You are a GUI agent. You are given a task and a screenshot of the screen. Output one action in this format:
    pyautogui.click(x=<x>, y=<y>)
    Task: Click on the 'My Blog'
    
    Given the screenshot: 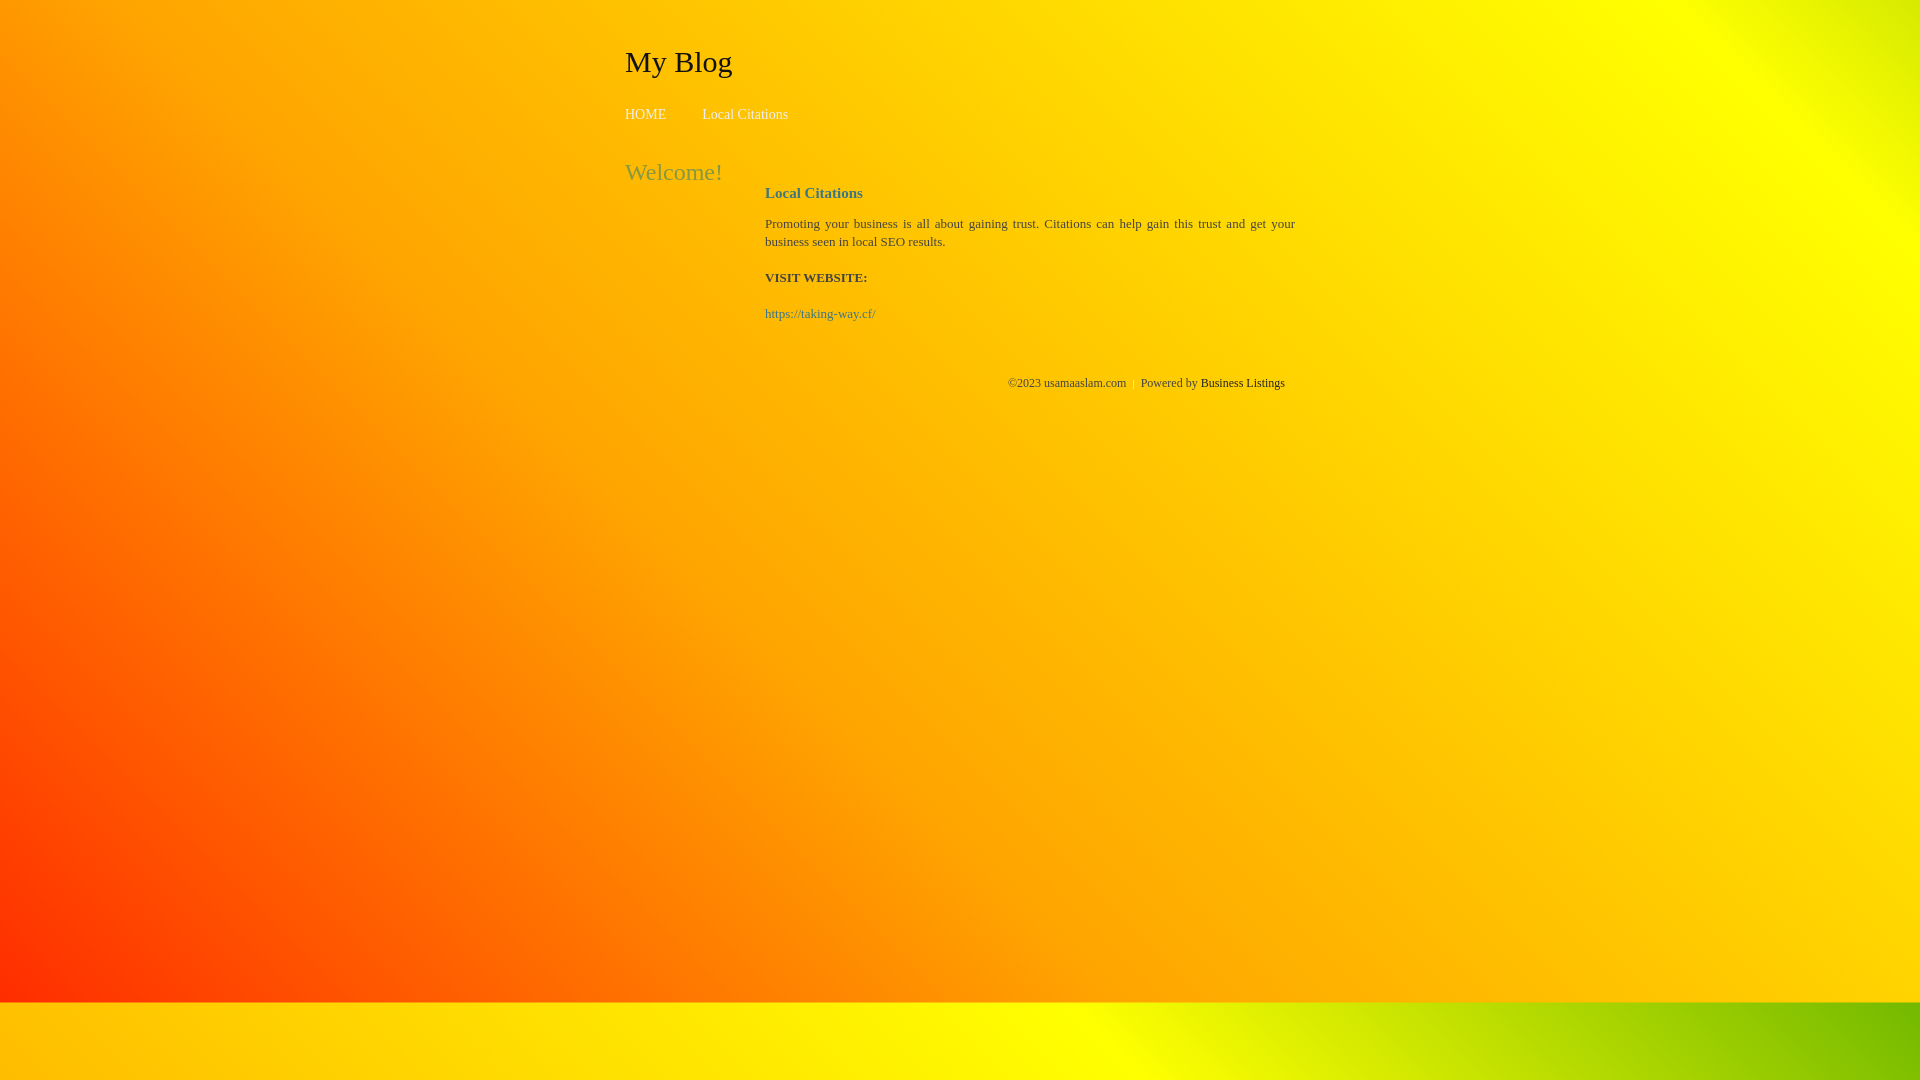 What is the action you would take?
    pyautogui.click(x=678, y=60)
    